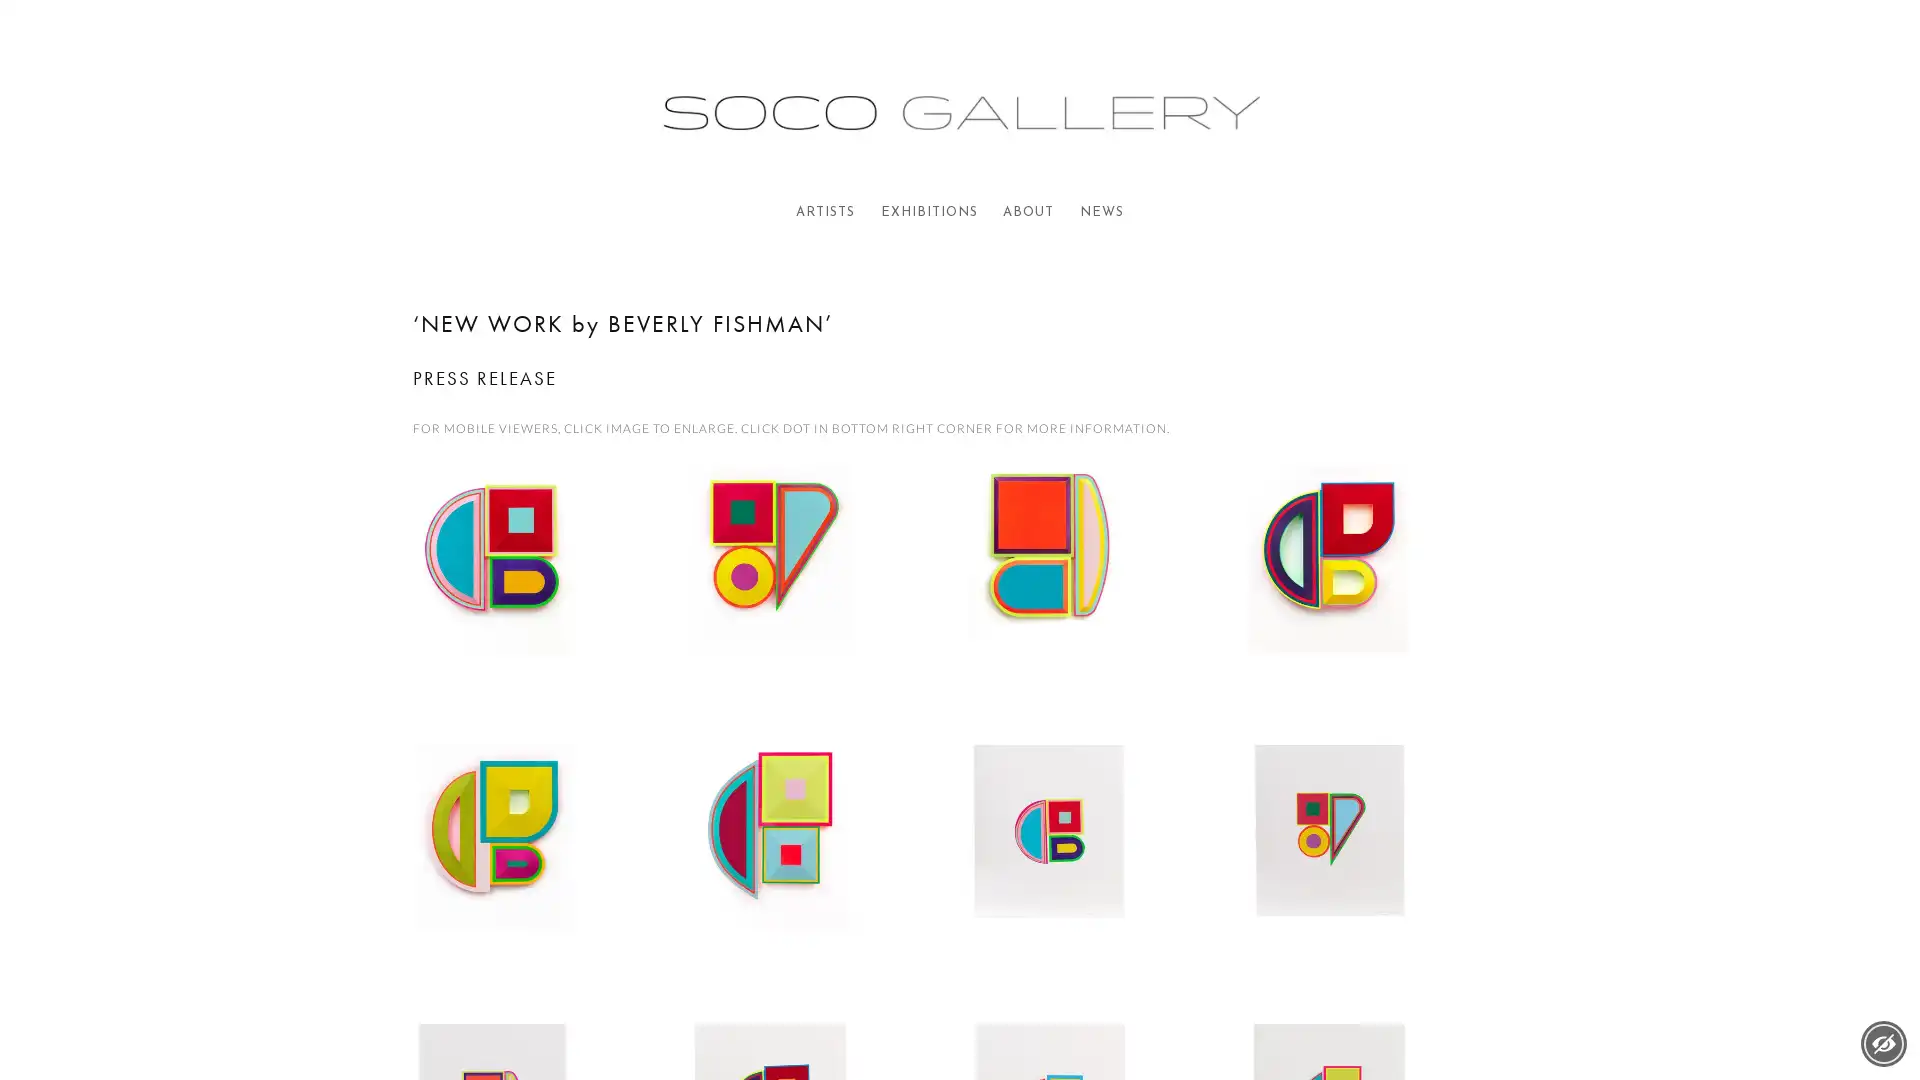  I want to click on View fullsize BEVERLY FISHMAN Untitled (Pain, Depression, Anxiety) , 2021 Urethane paint on wood 43 x 45.75 inches INQUIRE +, so click(541, 593).